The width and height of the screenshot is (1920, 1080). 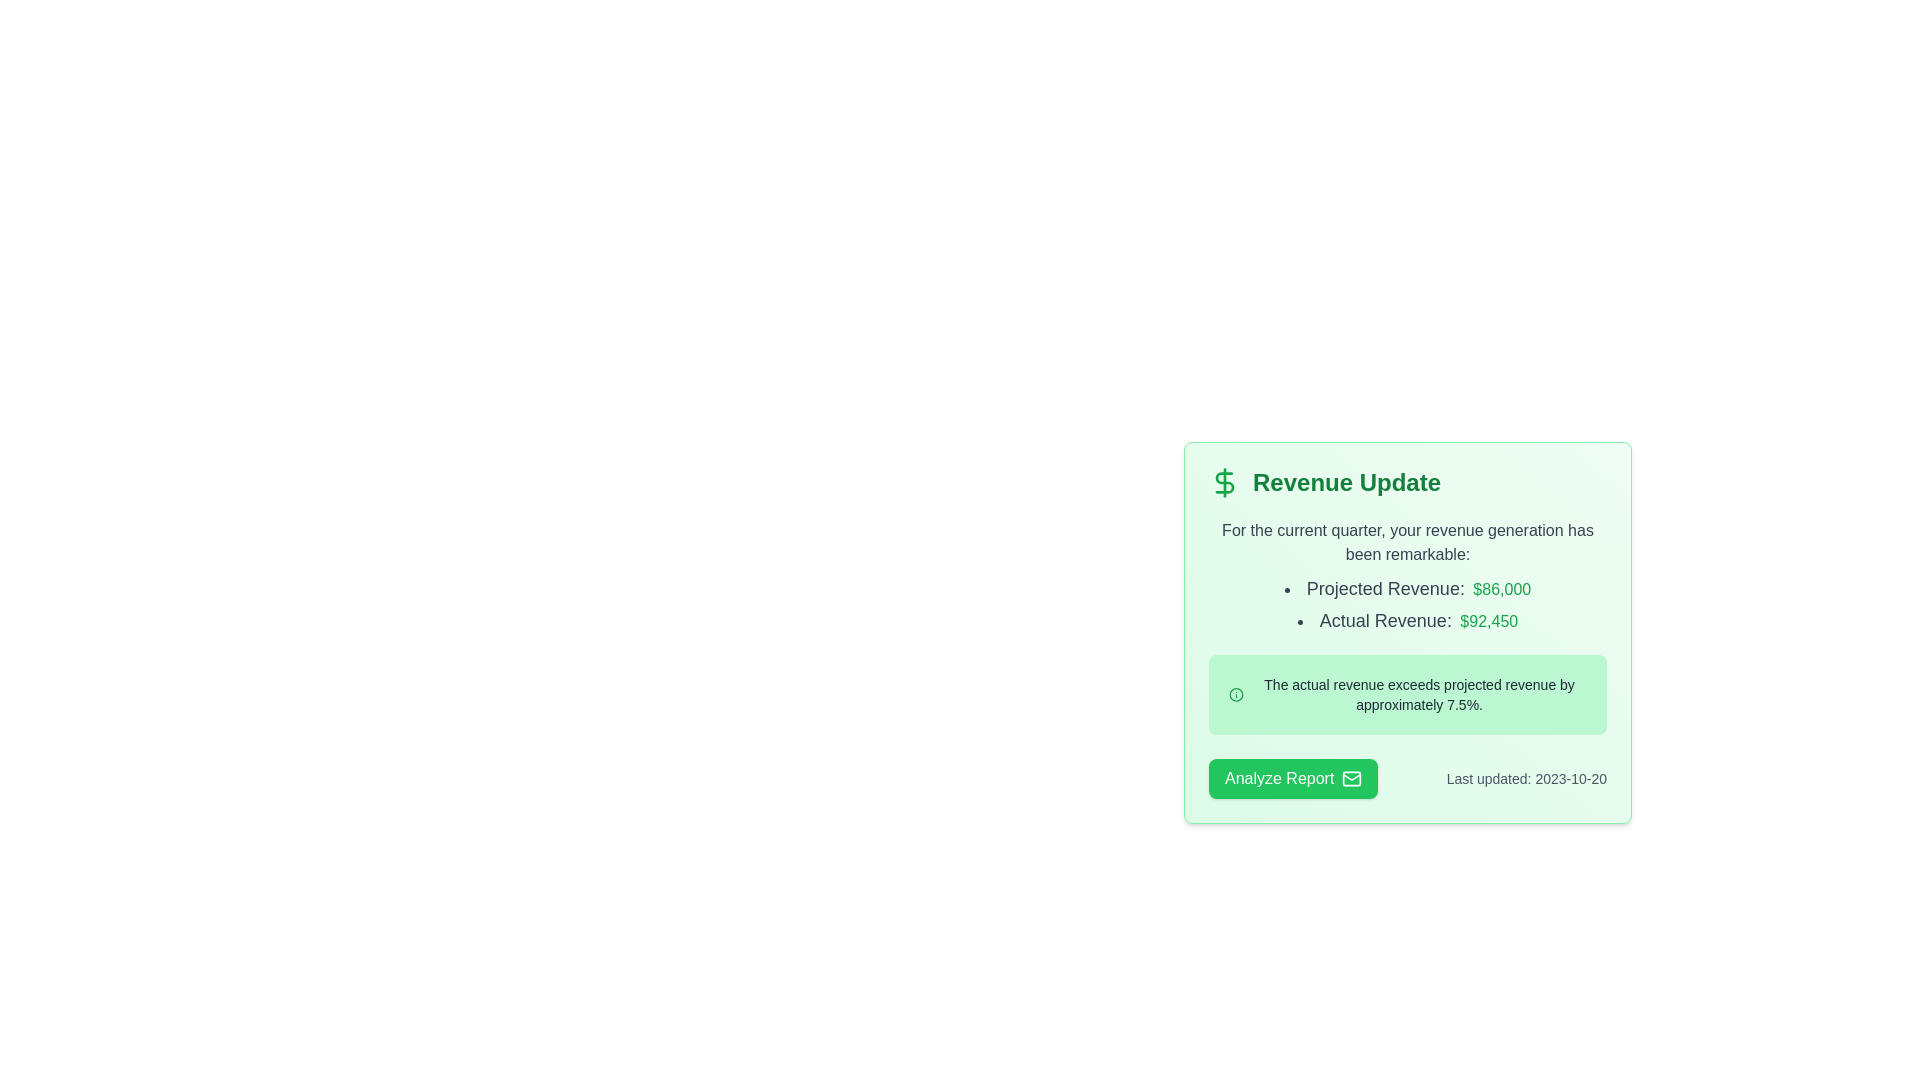 What do you see at coordinates (1406, 577) in the screenshot?
I see `information displayed in the text block with bullet points that summarizes the revenue for the current quarter, located within the 'Revenue Update' card` at bounding box center [1406, 577].